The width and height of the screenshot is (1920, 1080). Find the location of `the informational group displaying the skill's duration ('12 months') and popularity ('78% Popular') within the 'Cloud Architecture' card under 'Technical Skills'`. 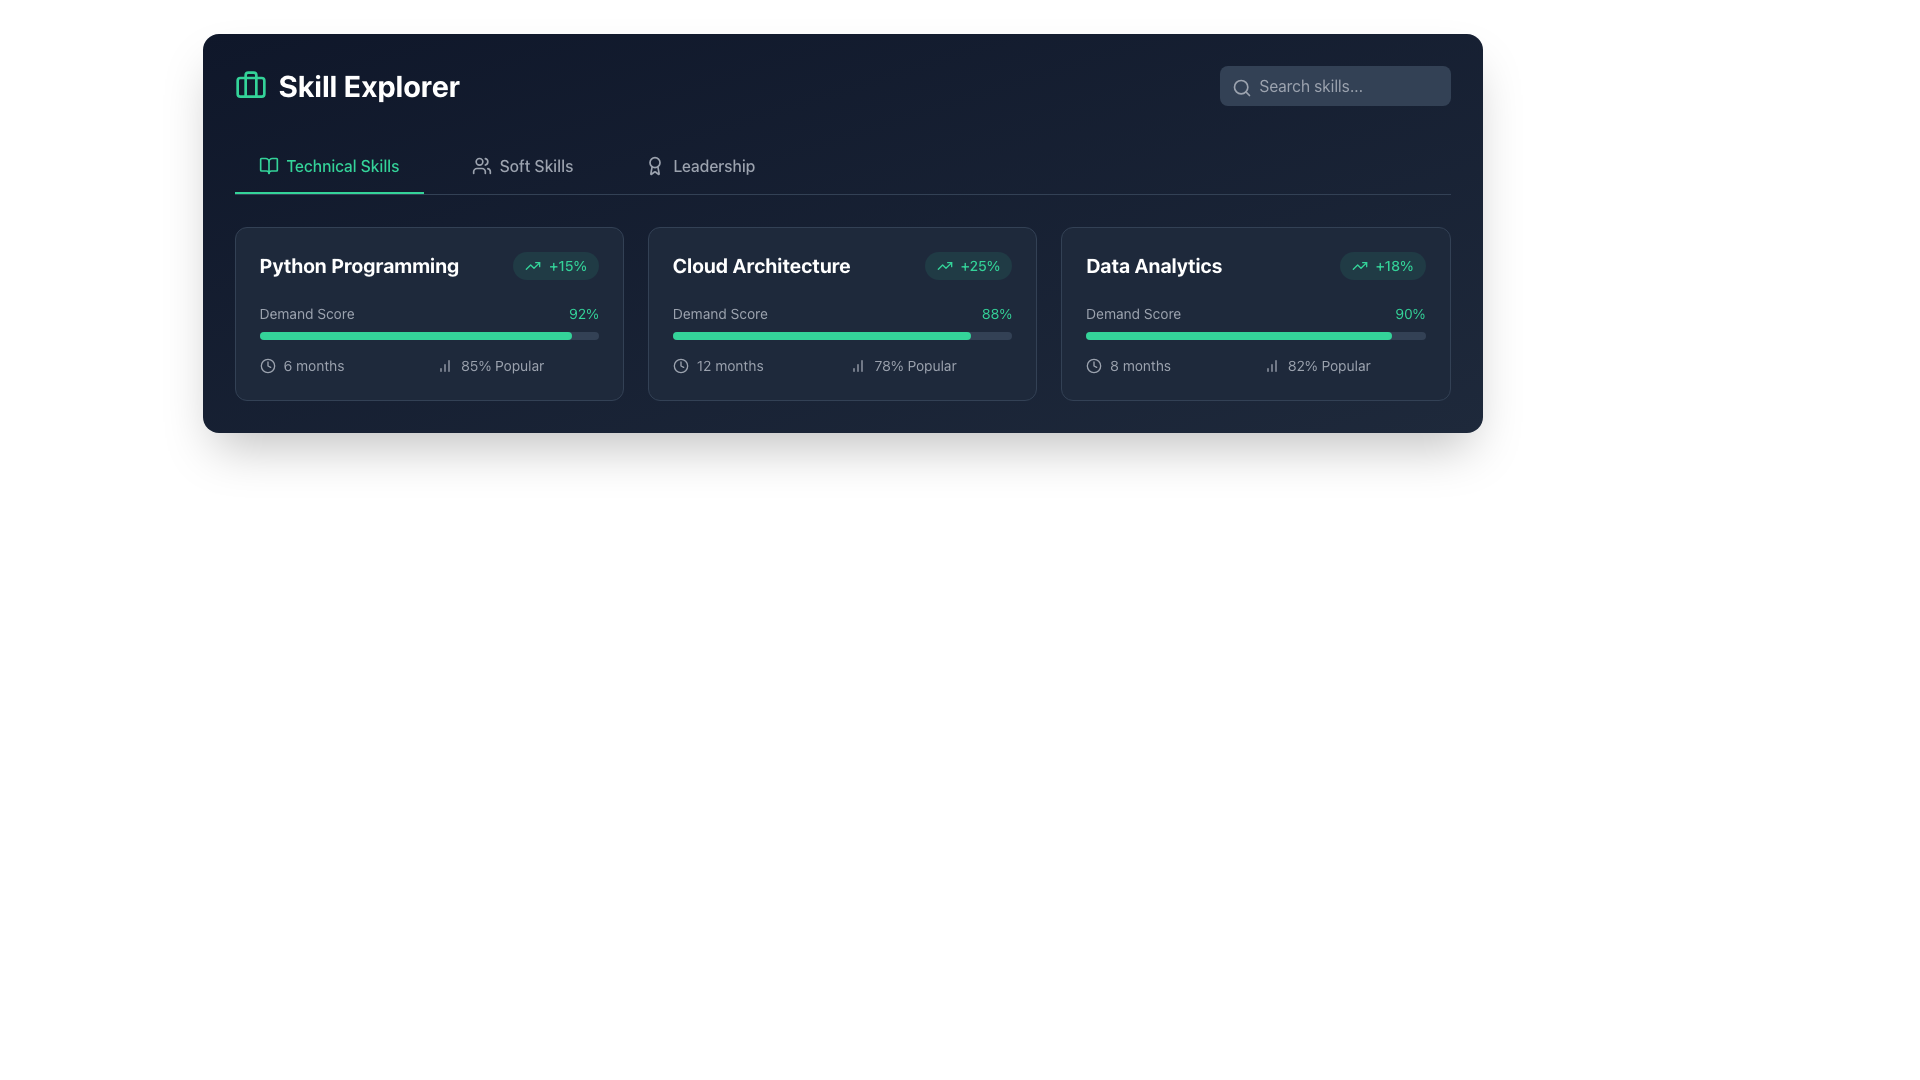

the informational group displaying the skill's duration ('12 months') and popularity ('78% Popular') within the 'Cloud Architecture' card under 'Technical Skills' is located at coordinates (842, 366).